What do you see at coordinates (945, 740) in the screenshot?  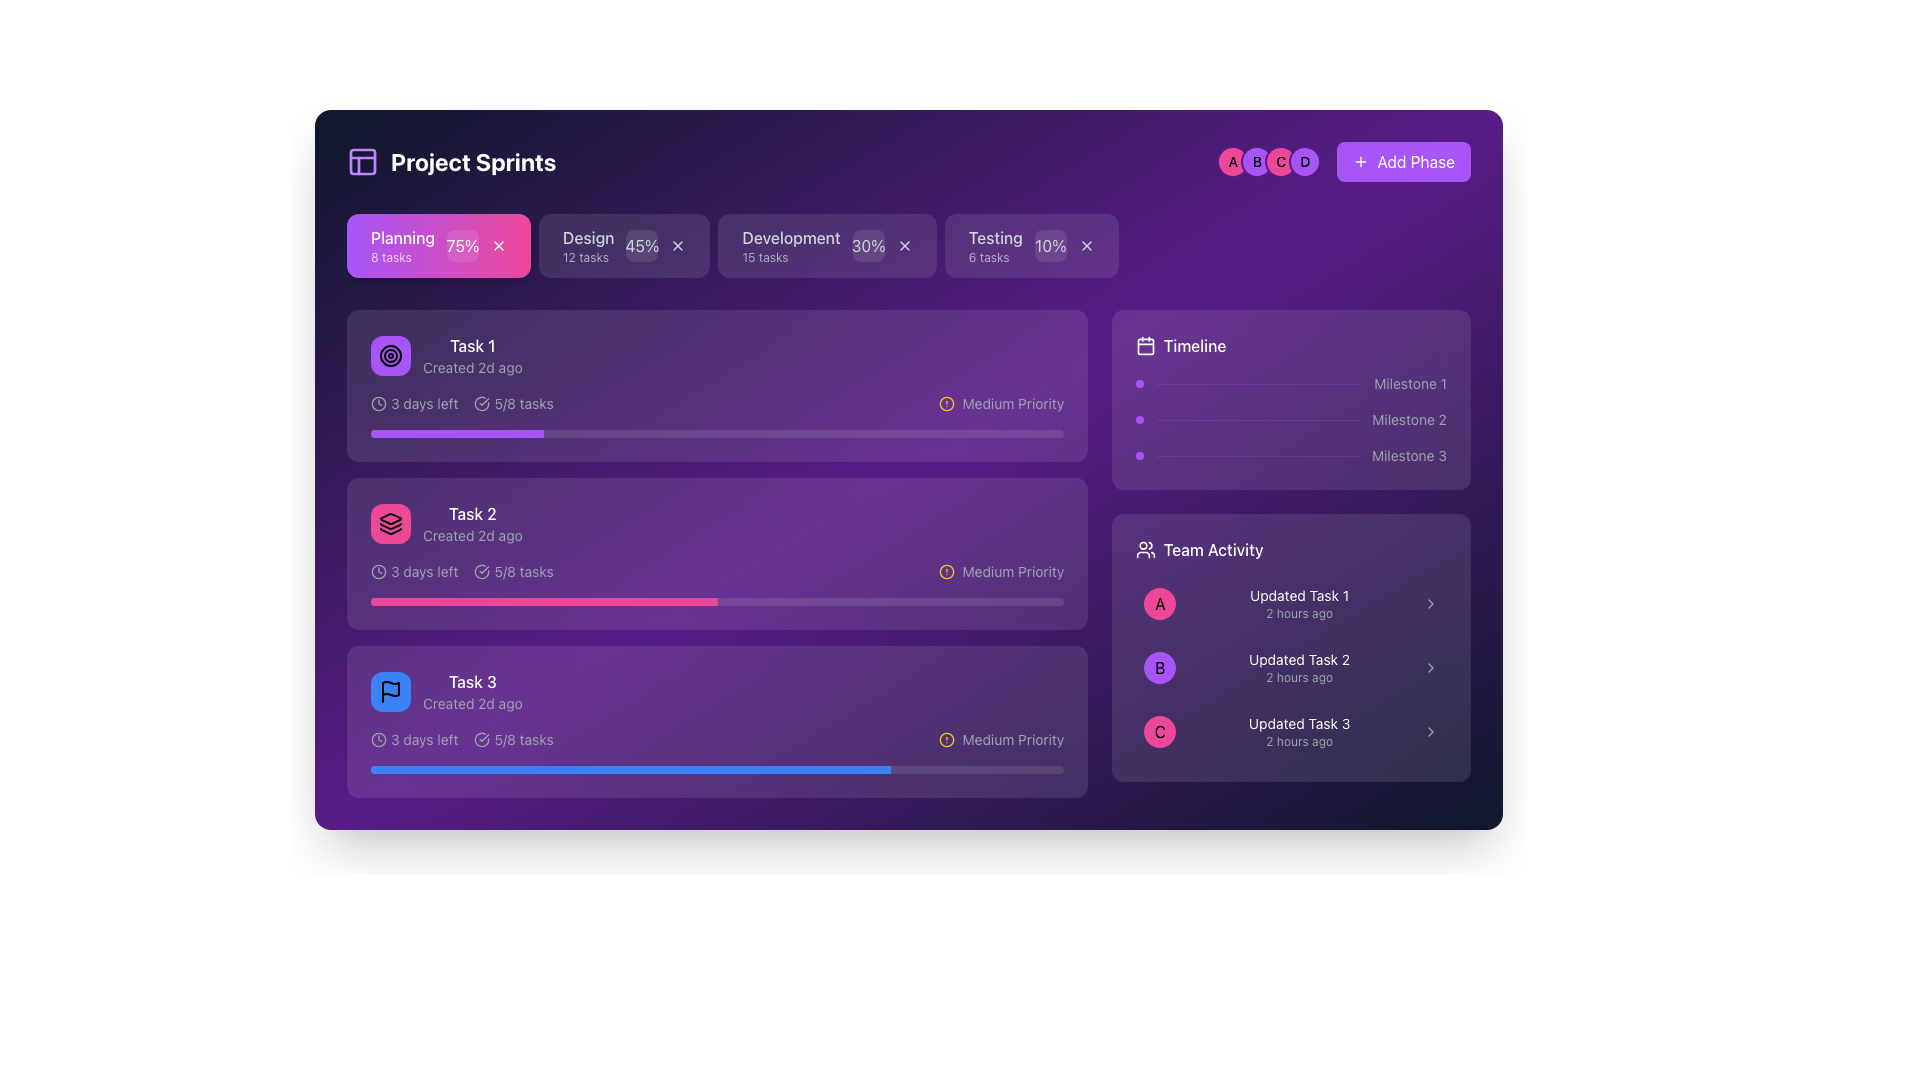 I see `the alert icon located to the left of the 'Medium Priority' text in the third task panel from the top` at bounding box center [945, 740].